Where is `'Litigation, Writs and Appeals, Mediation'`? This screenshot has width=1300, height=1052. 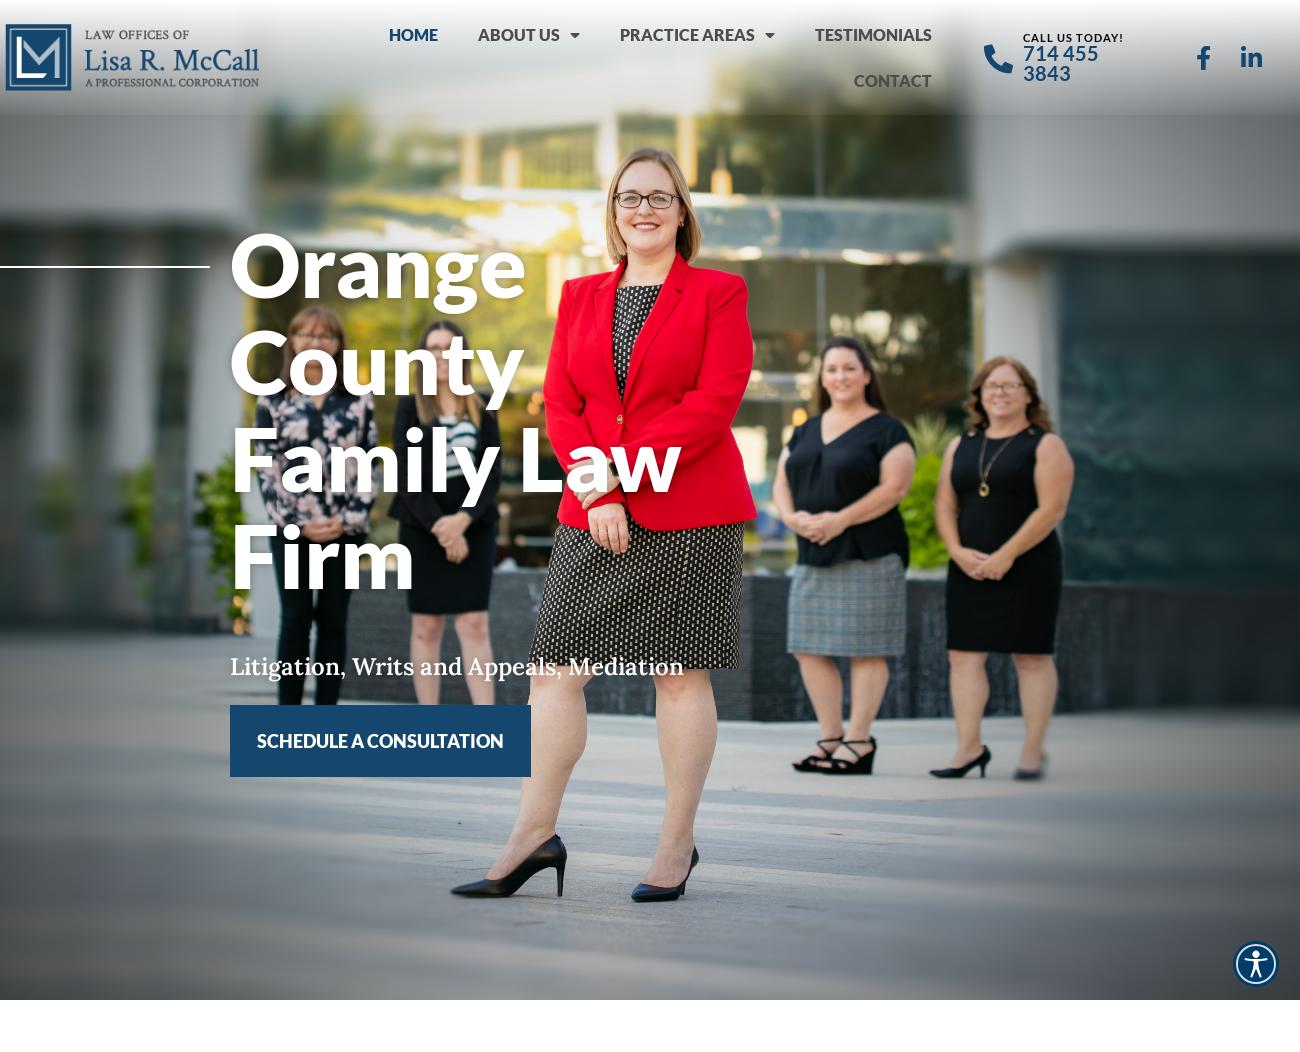
'Litigation, Writs and Appeals, Mediation' is located at coordinates (455, 664).